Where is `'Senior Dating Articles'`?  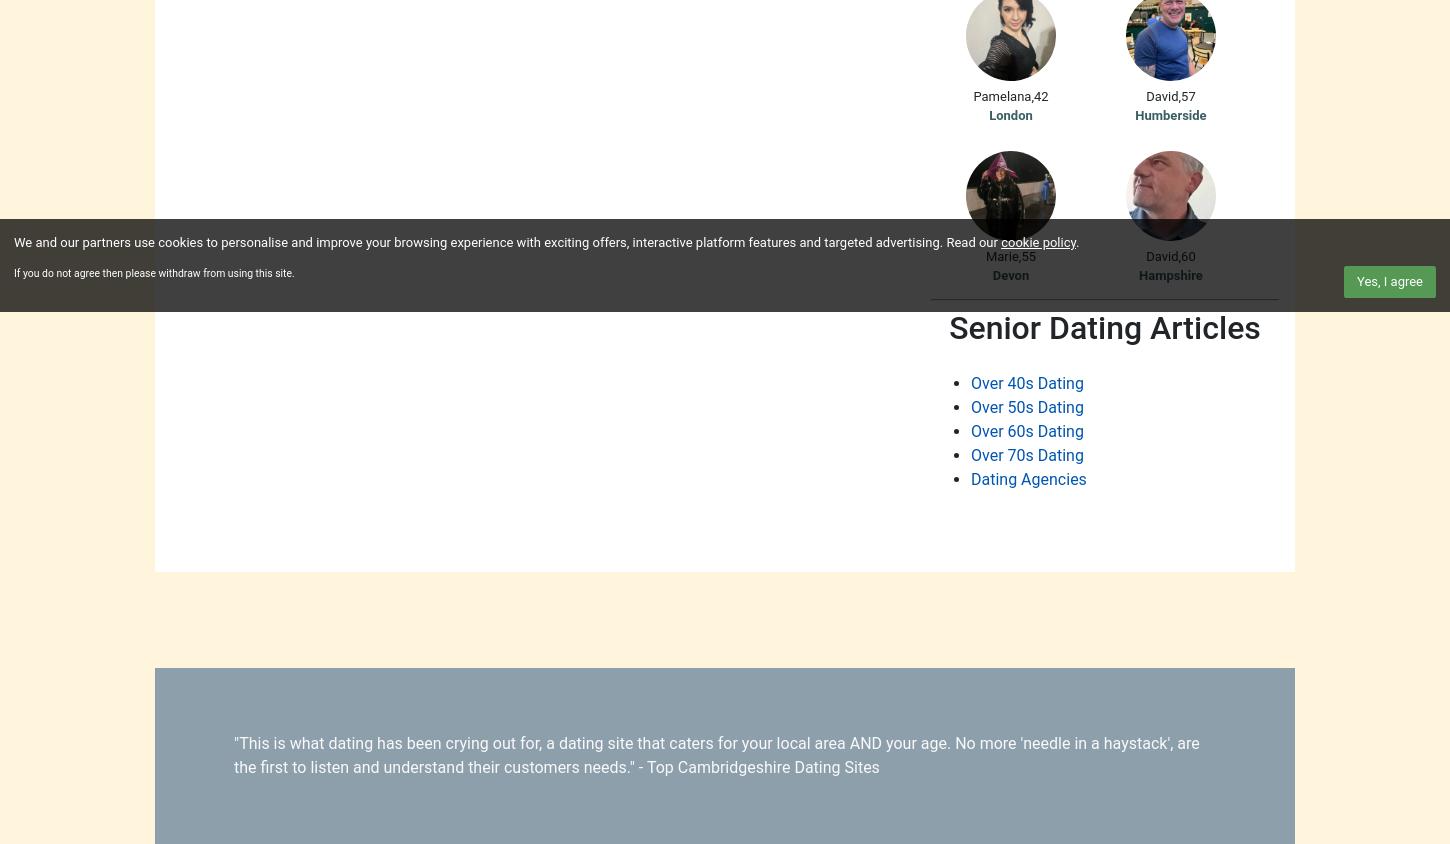 'Senior Dating Articles' is located at coordinates (1103, 327).